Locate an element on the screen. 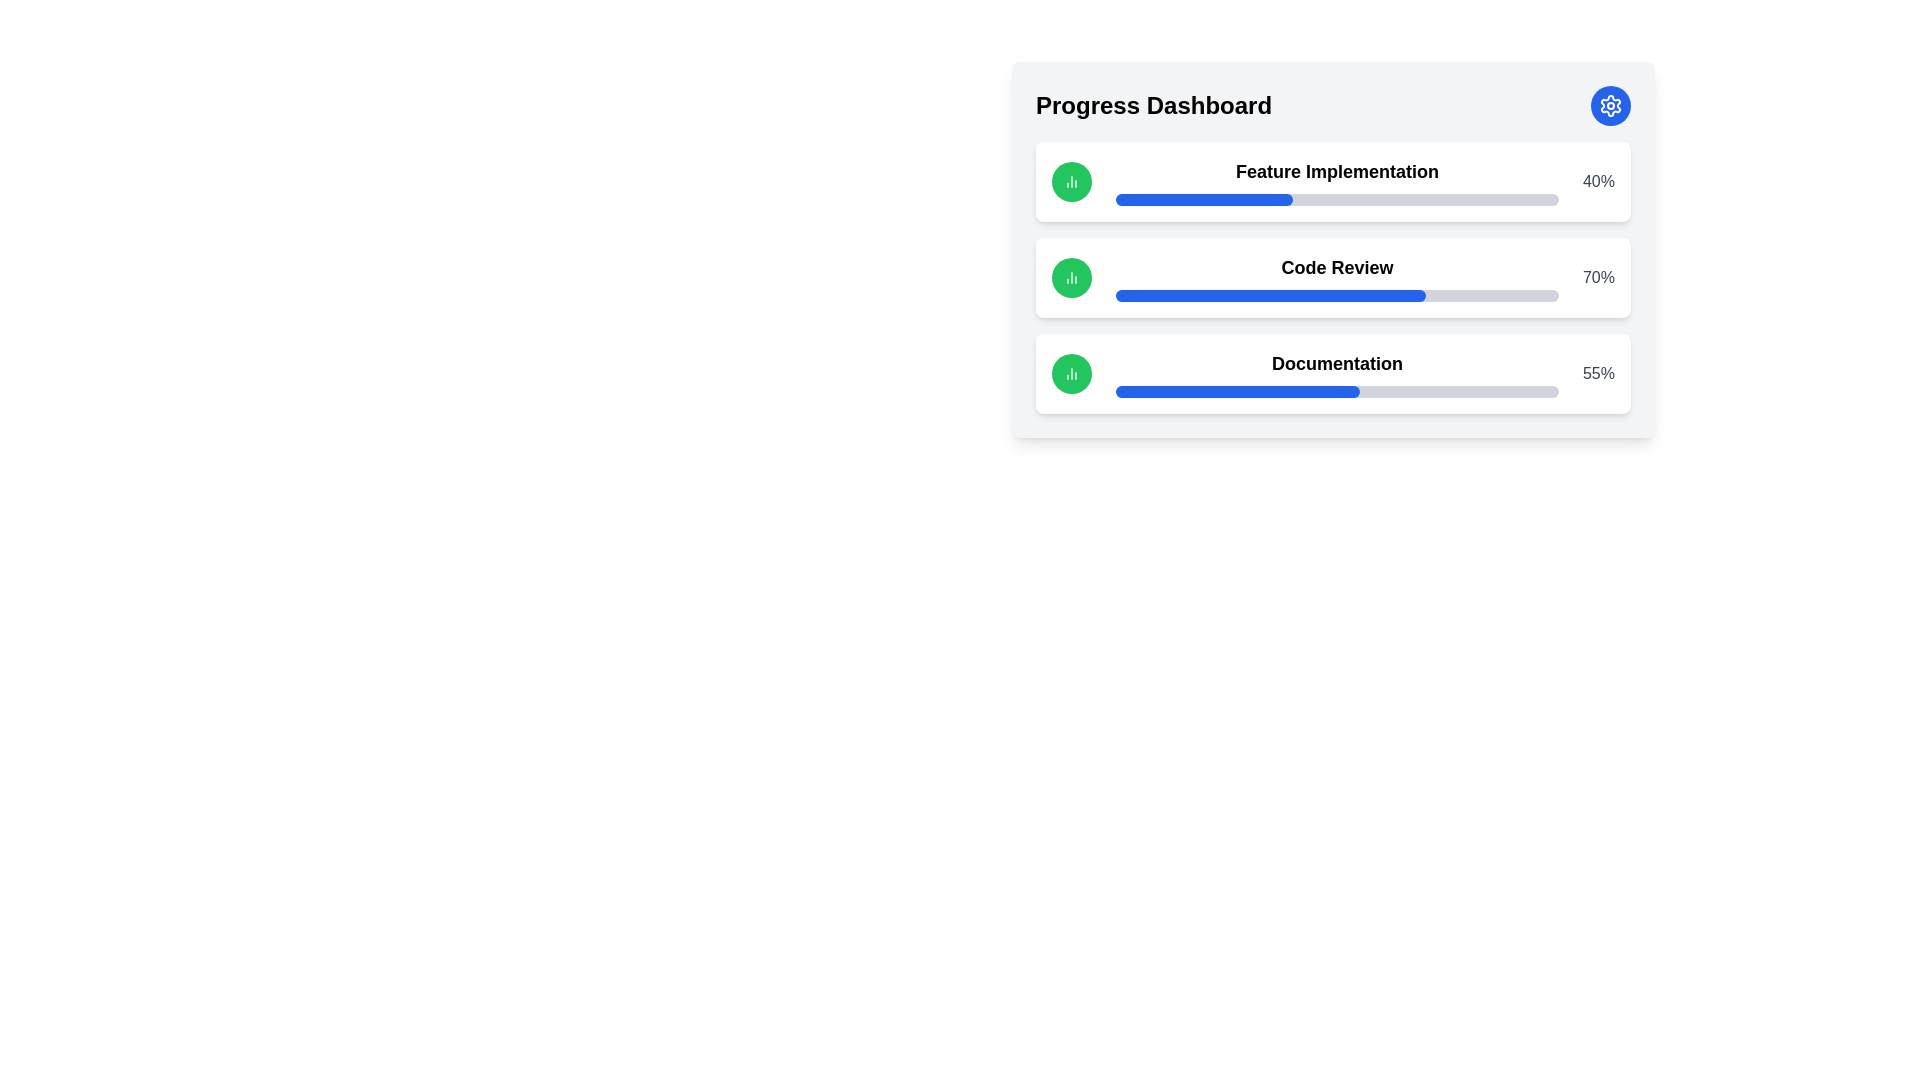  the settings button located in the upper-right corner of the 'Progress Dashboard' interface is located at coordinates (1611, 105).